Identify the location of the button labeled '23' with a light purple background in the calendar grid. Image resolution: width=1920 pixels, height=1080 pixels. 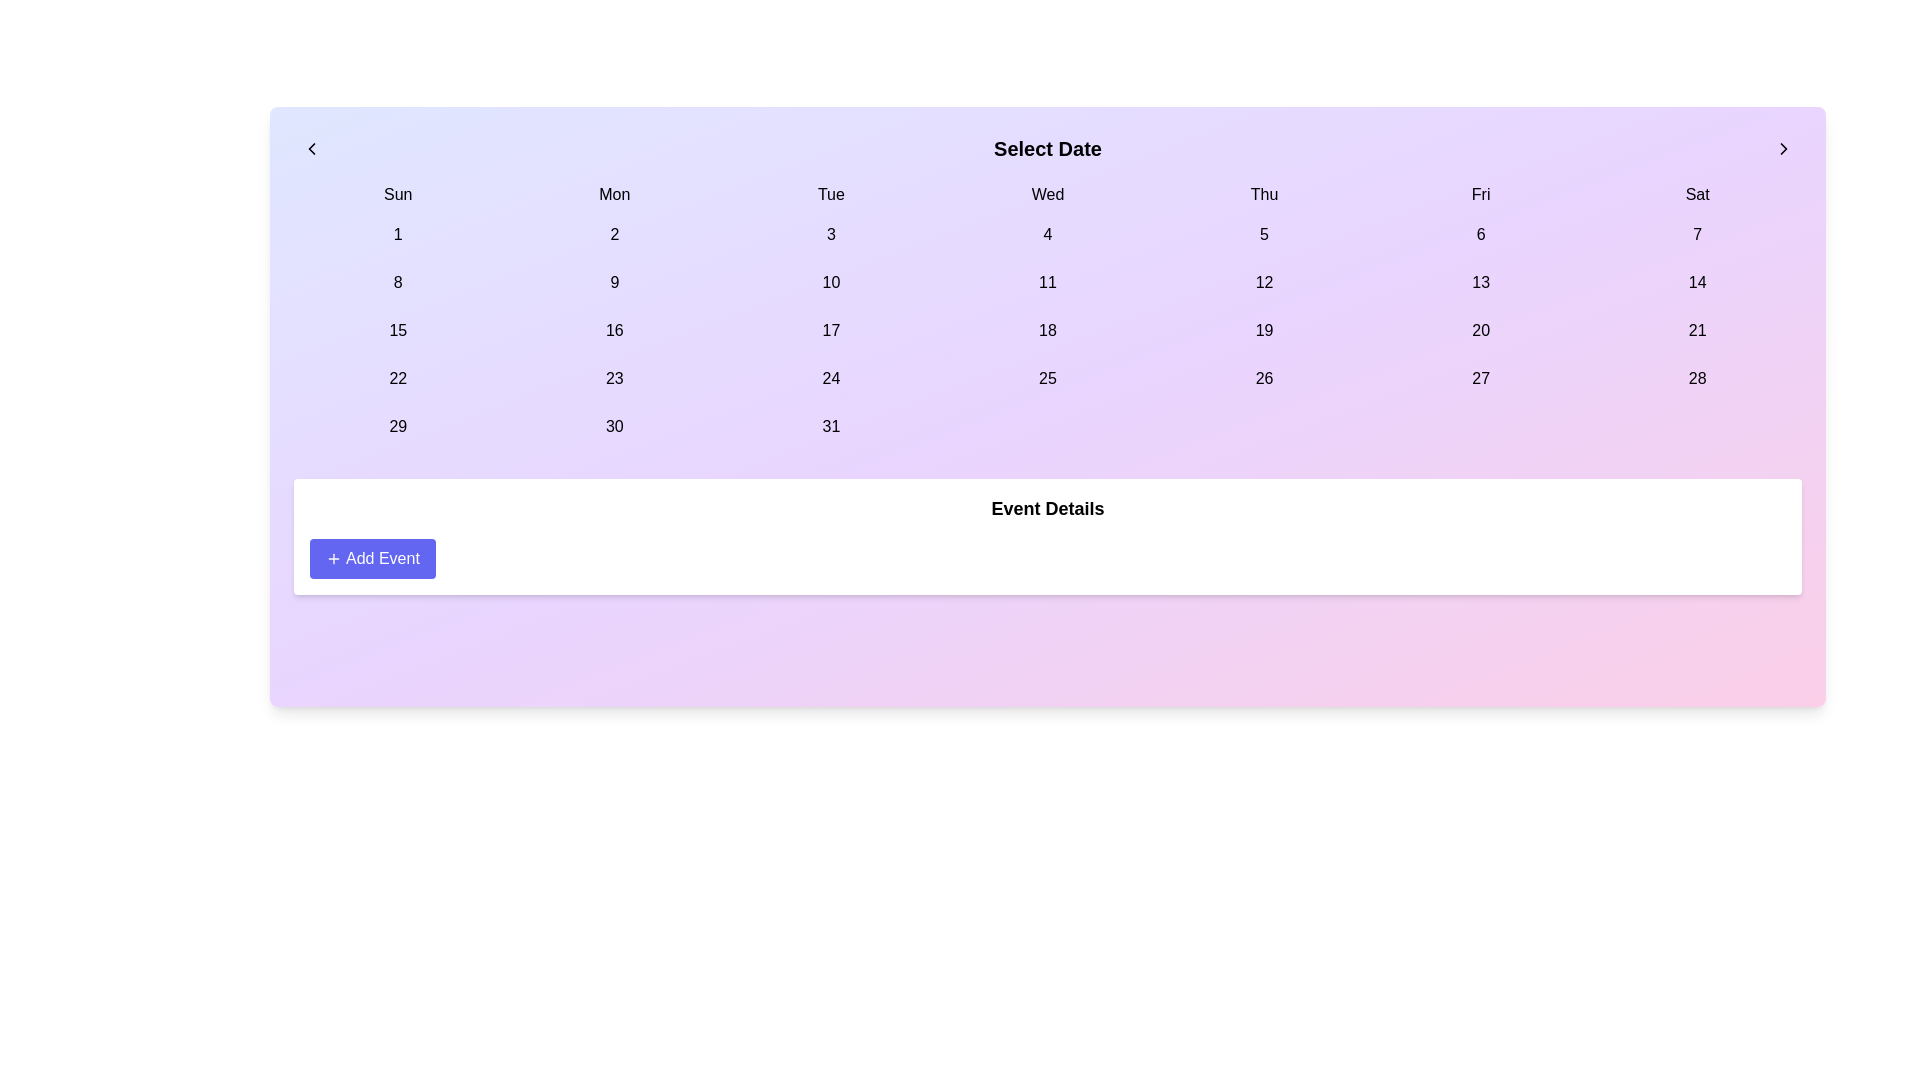
(613, 378).